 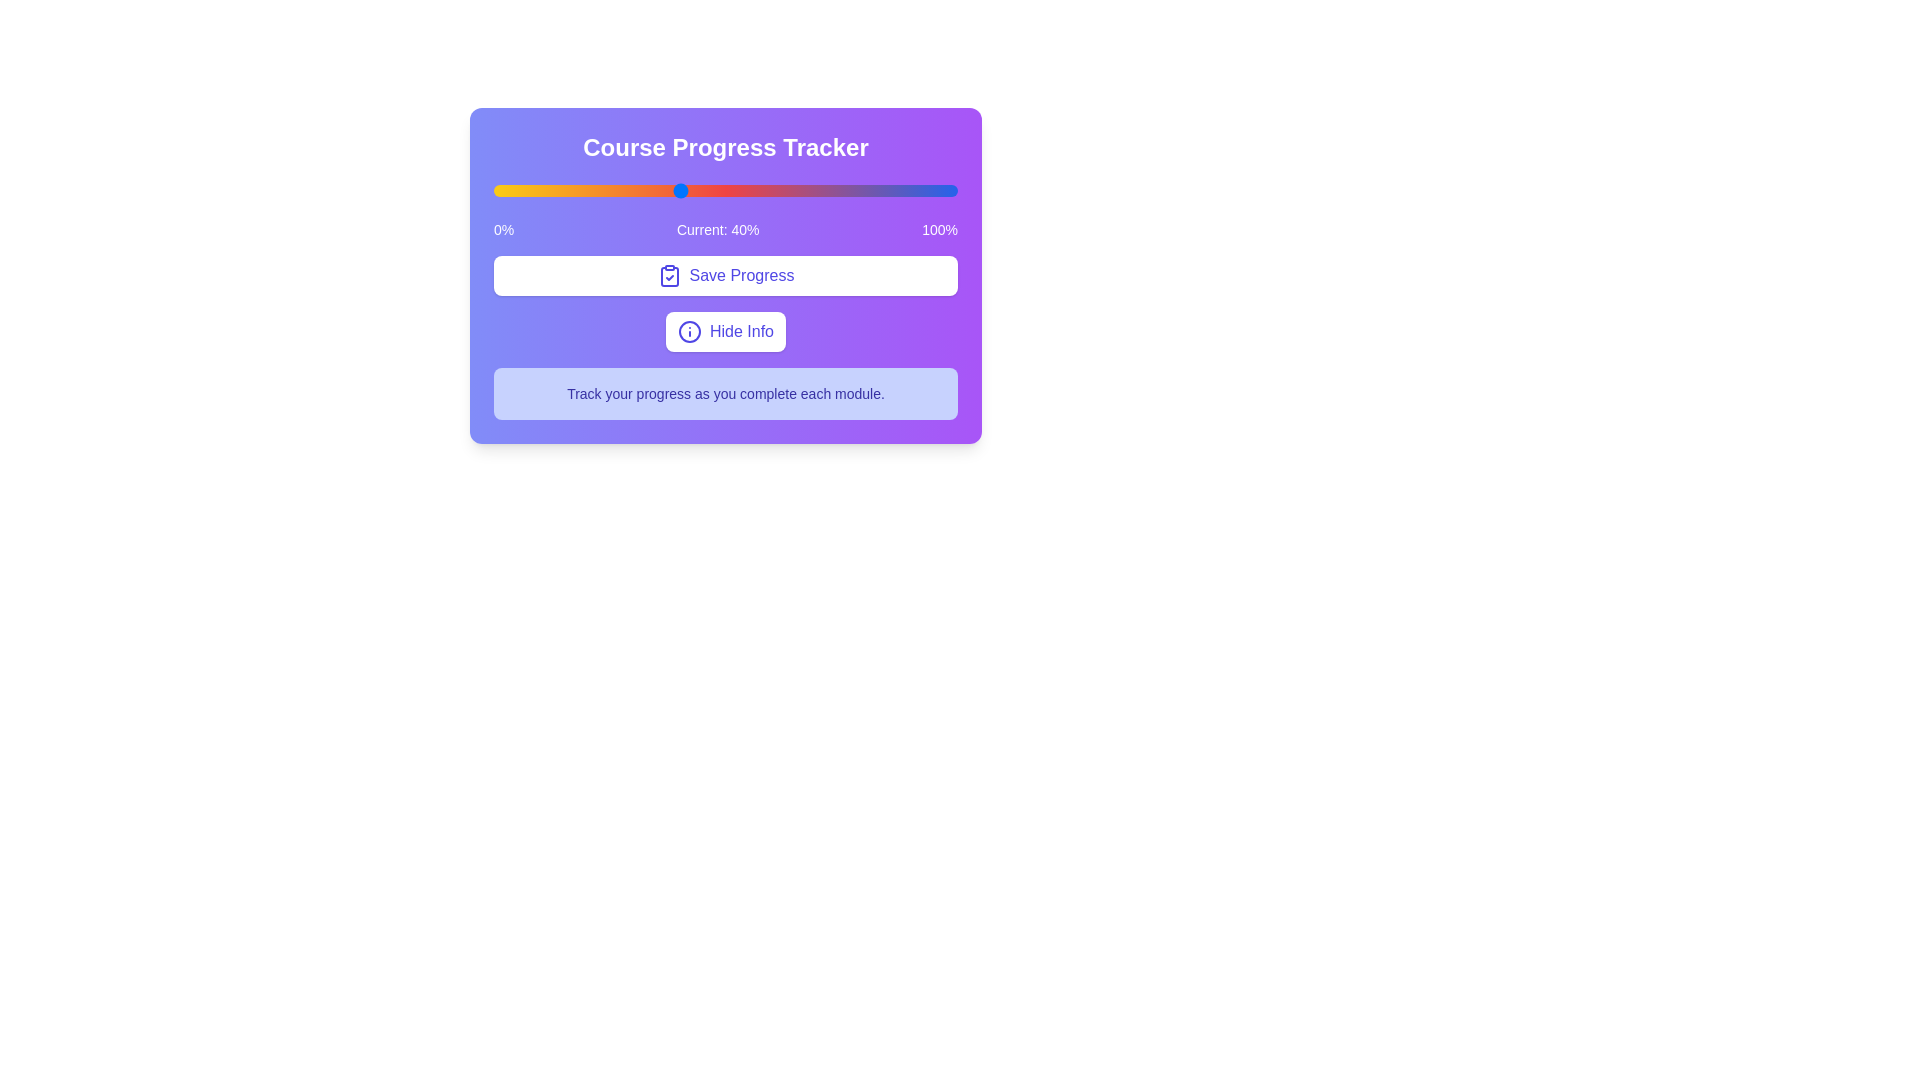 I want to click on progress percentage, so click(x=906, y=191).